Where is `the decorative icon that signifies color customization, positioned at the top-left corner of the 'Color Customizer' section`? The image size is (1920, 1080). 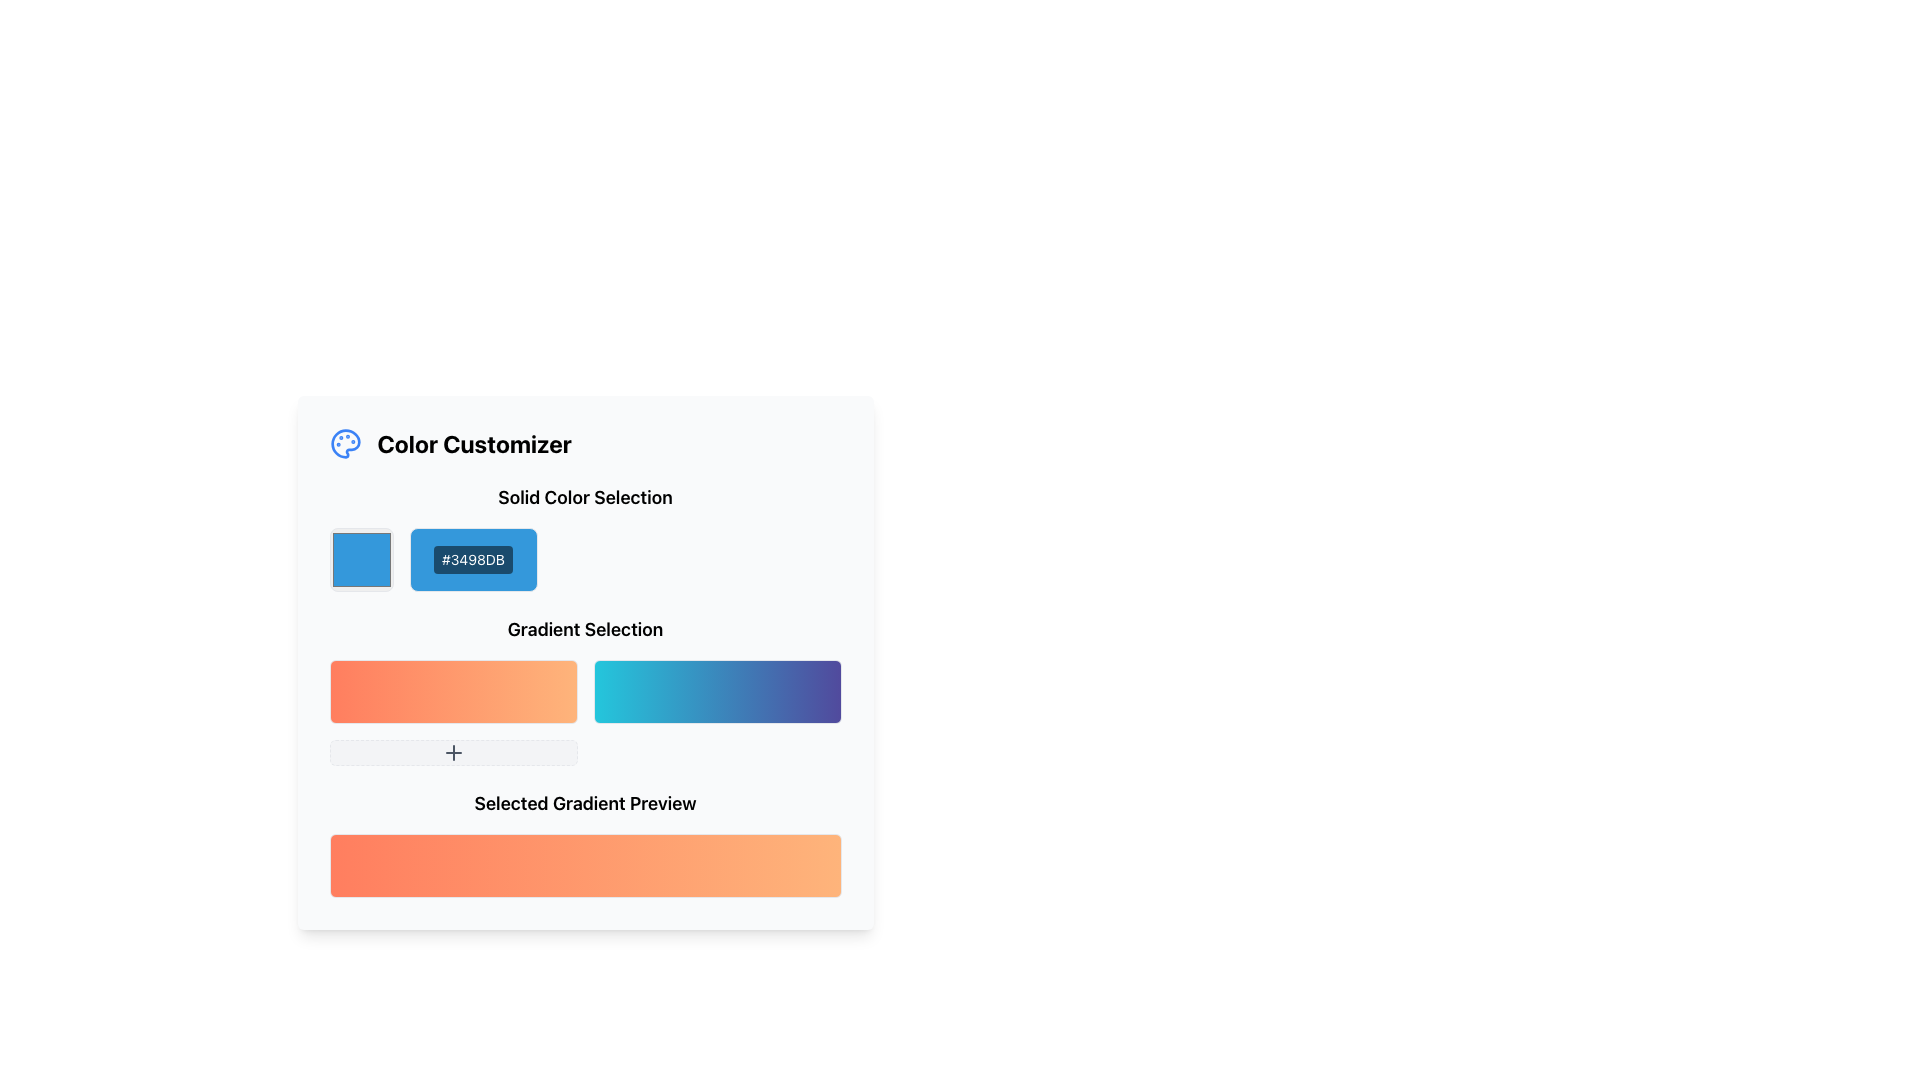
the decorative icon that signifies color customization, positioned at the top-left corner of the 'Color Customizer' section is located at coordinates (345, 442).